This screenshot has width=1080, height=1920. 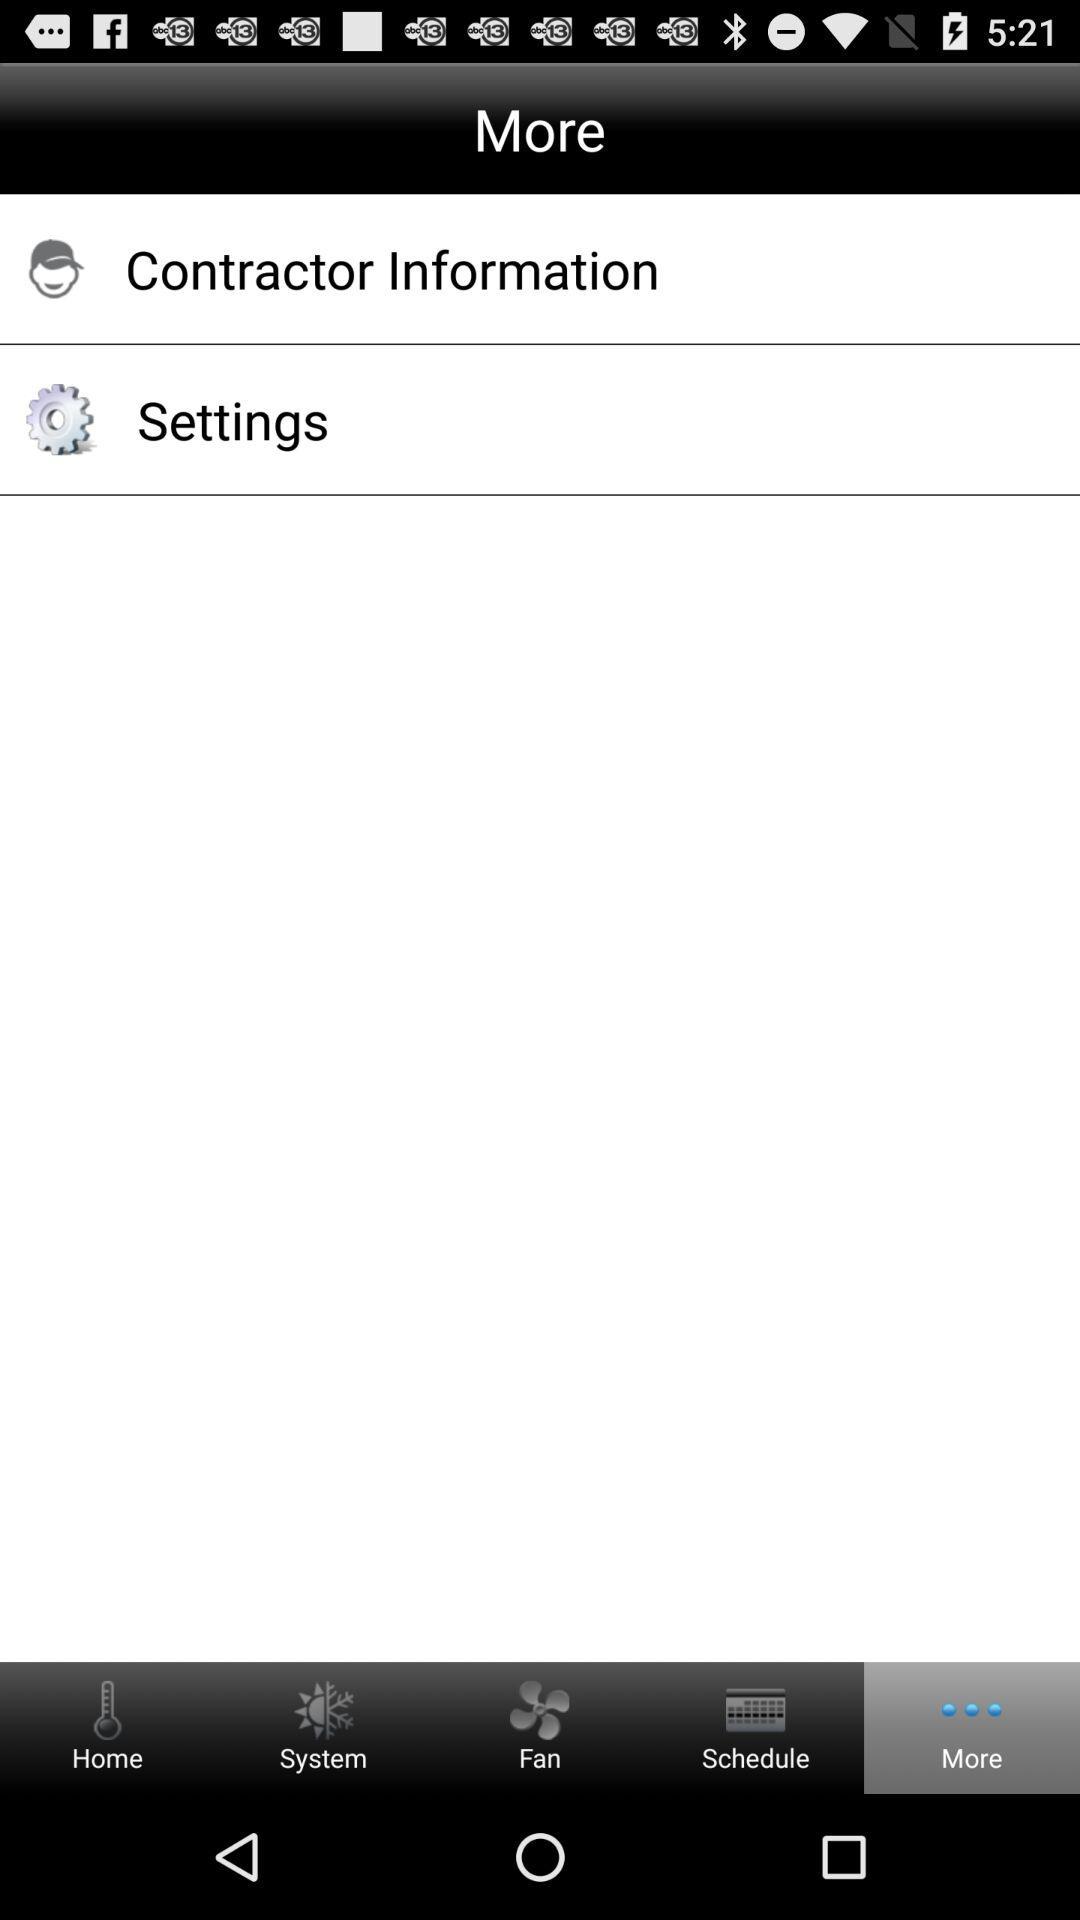 I want to click on app above the settings item, so click(x=576, y=267).